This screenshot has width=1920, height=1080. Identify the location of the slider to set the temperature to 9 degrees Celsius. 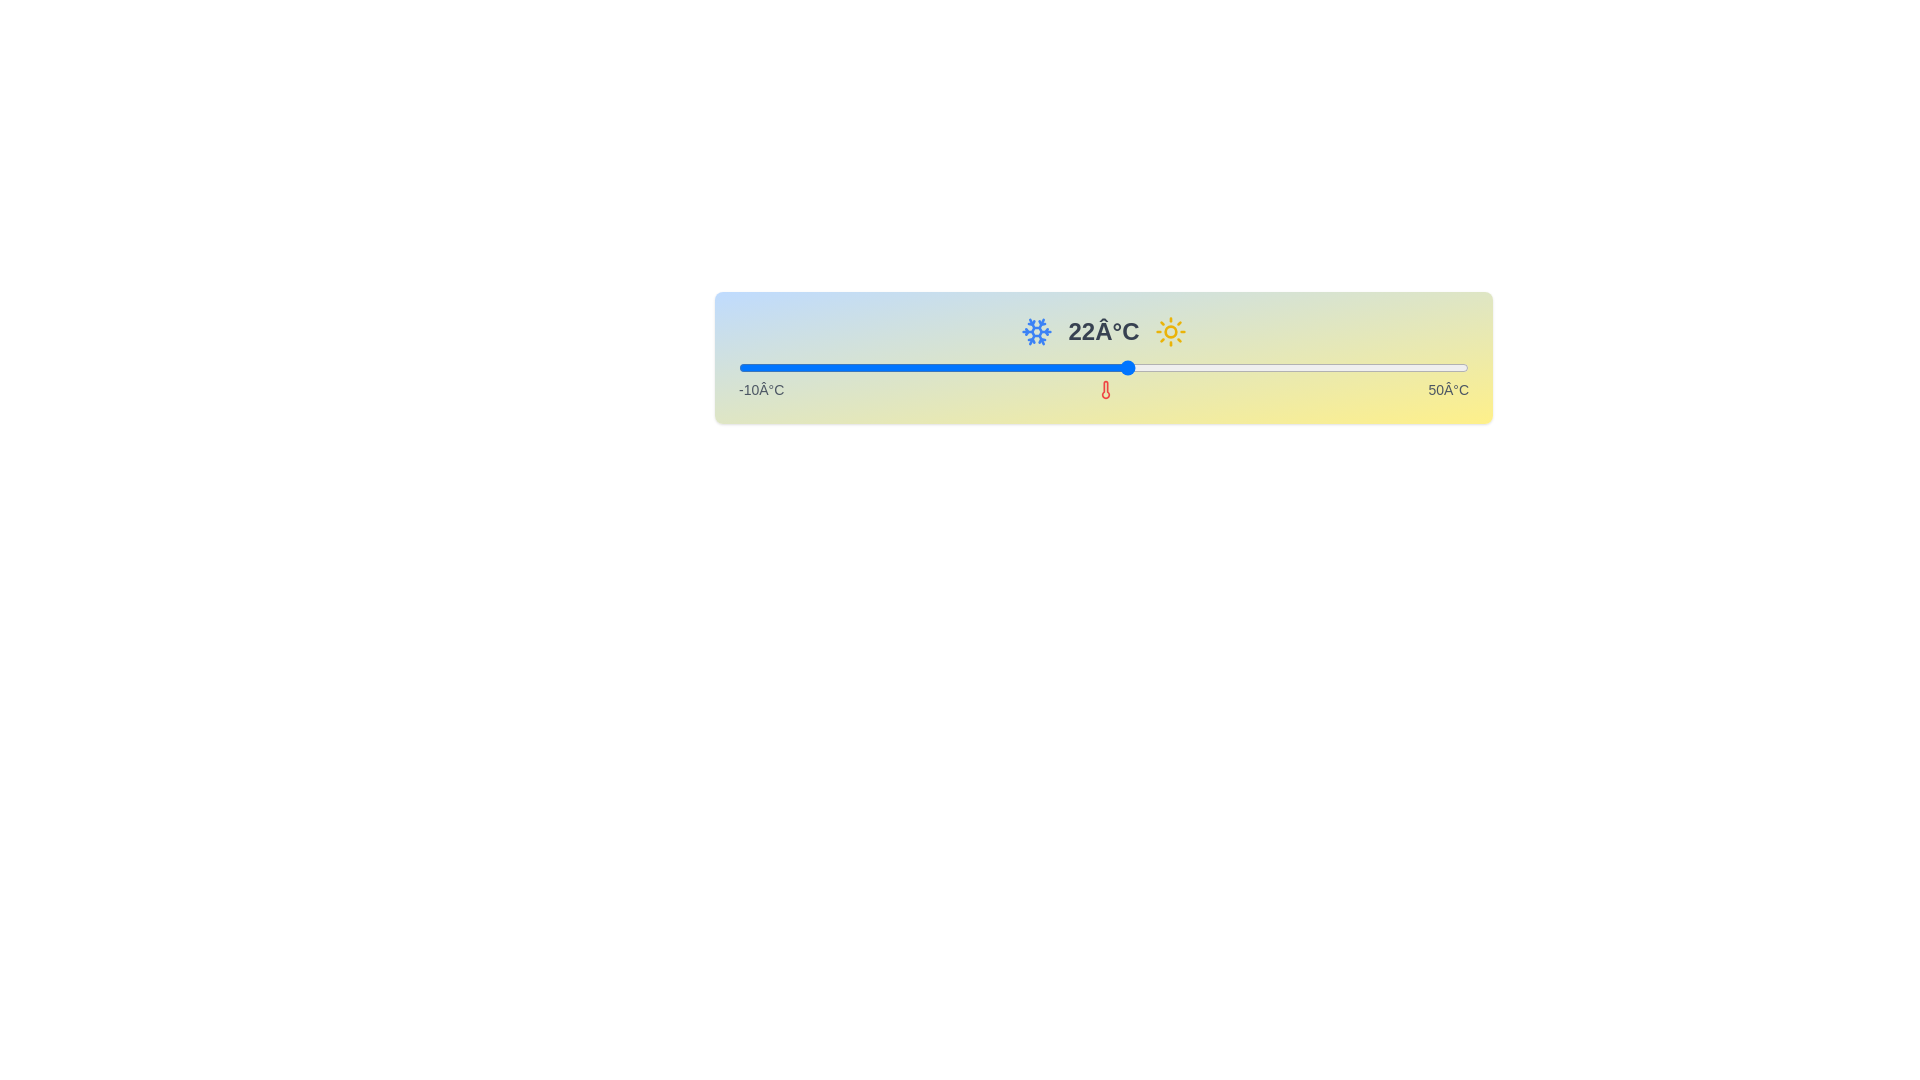
(970, 367).